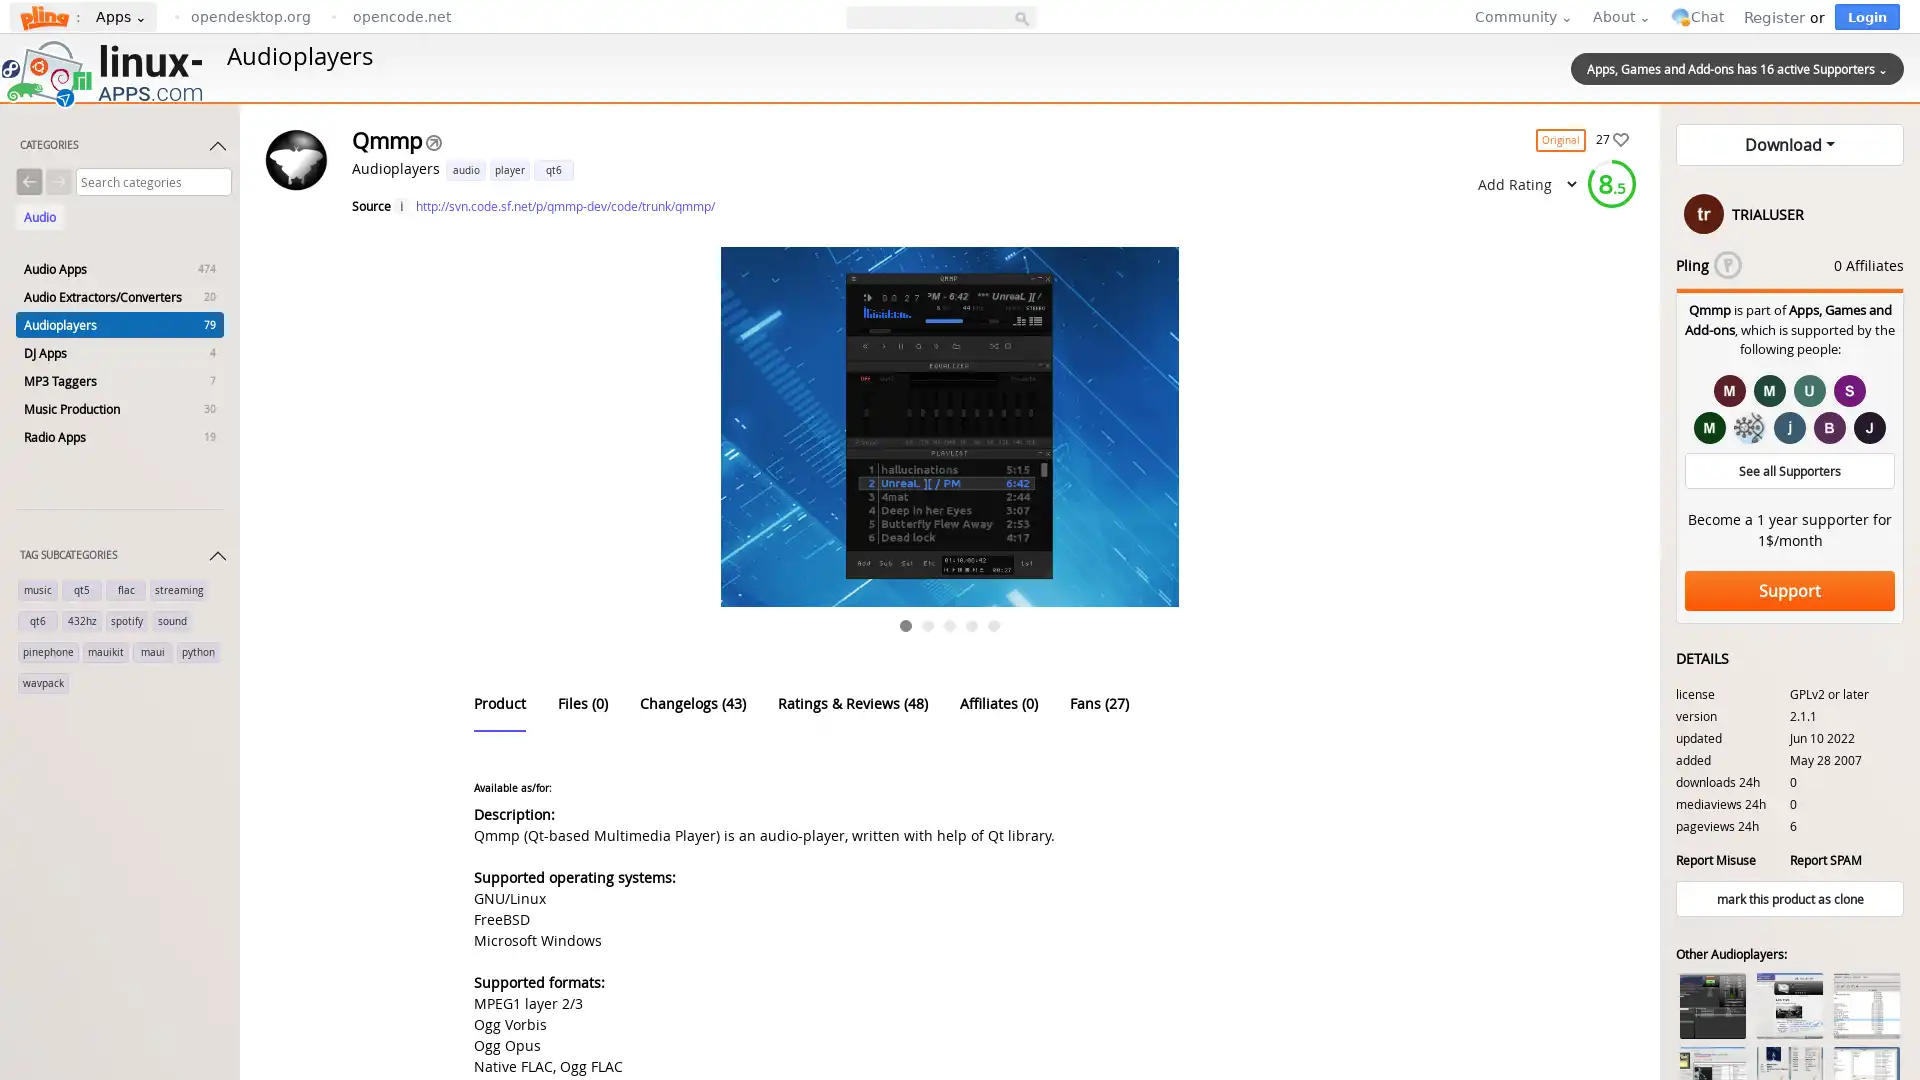 This screenshot has width=1920, height=1080. I want to click on TAG SUBCATEGORIES, so click(123, 559).